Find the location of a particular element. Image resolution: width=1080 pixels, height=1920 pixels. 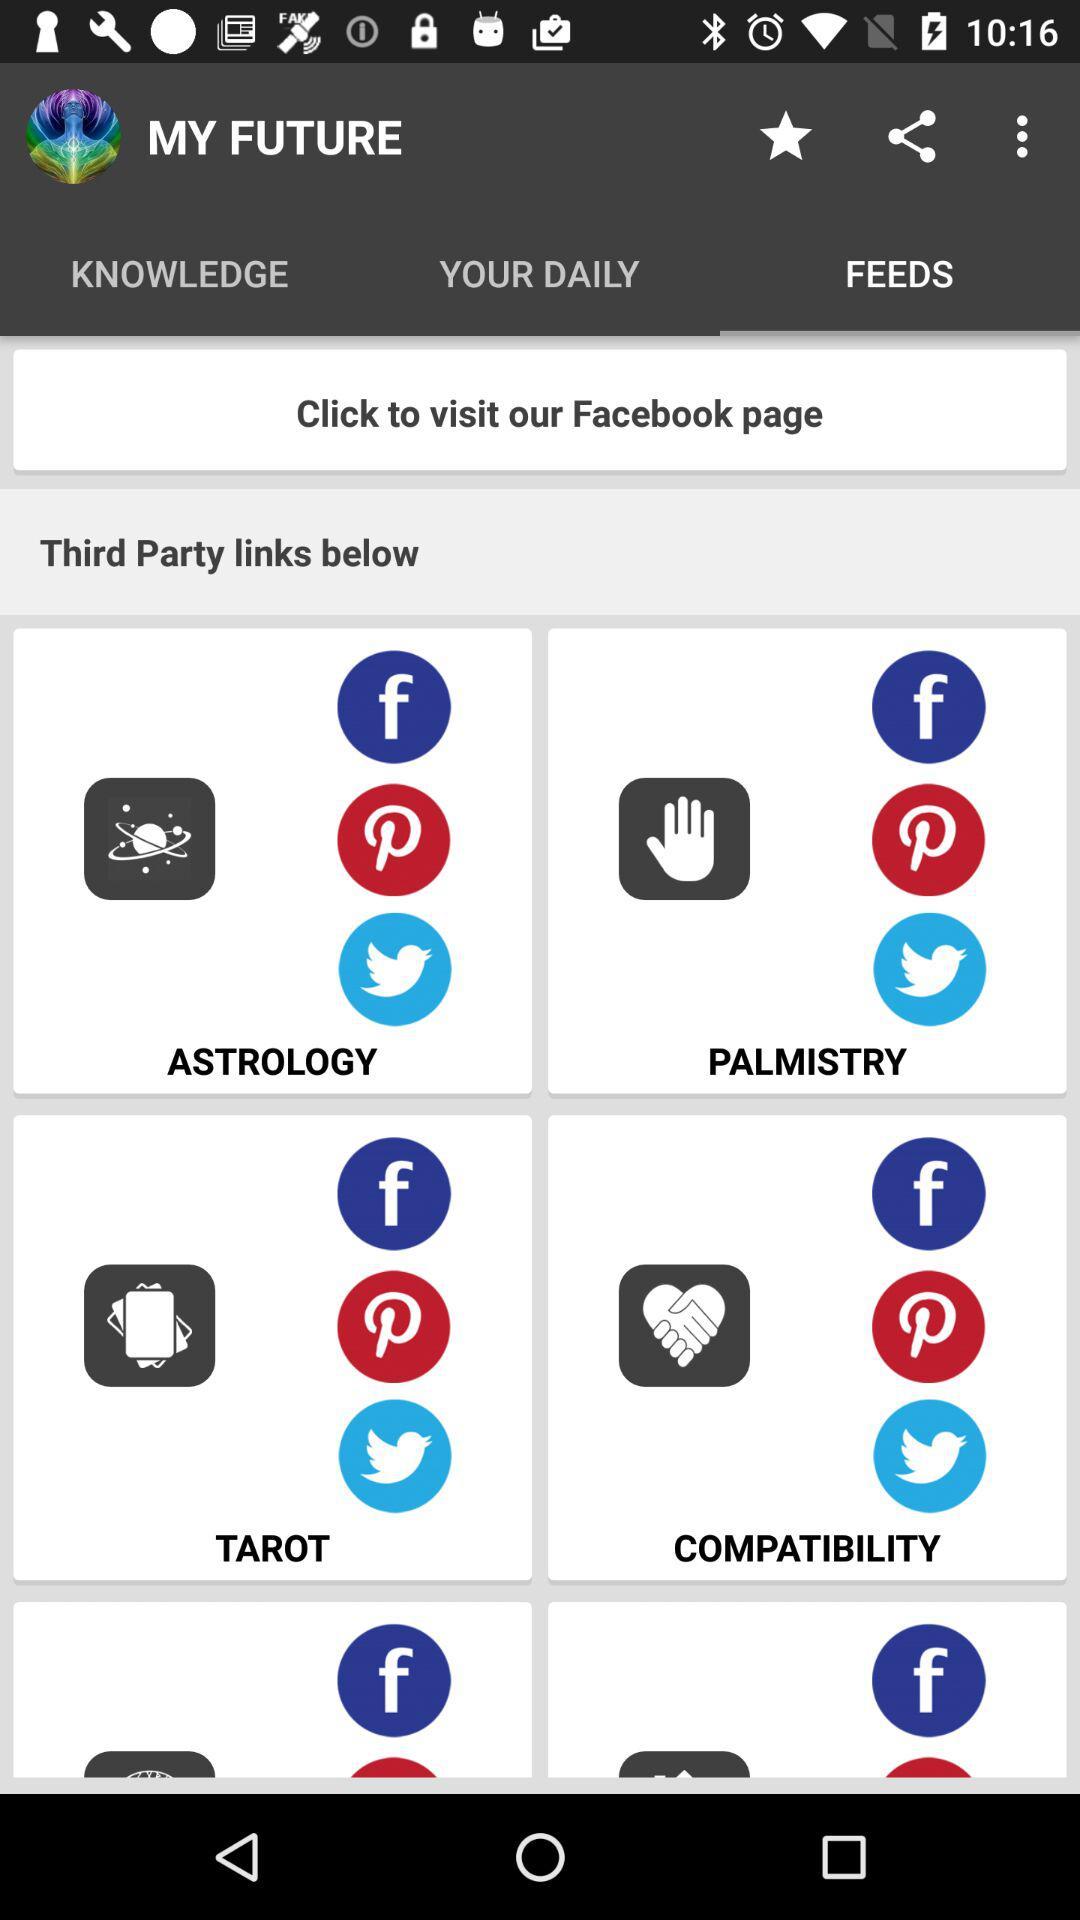

share with facebook is located at coordinates (929, 1194).